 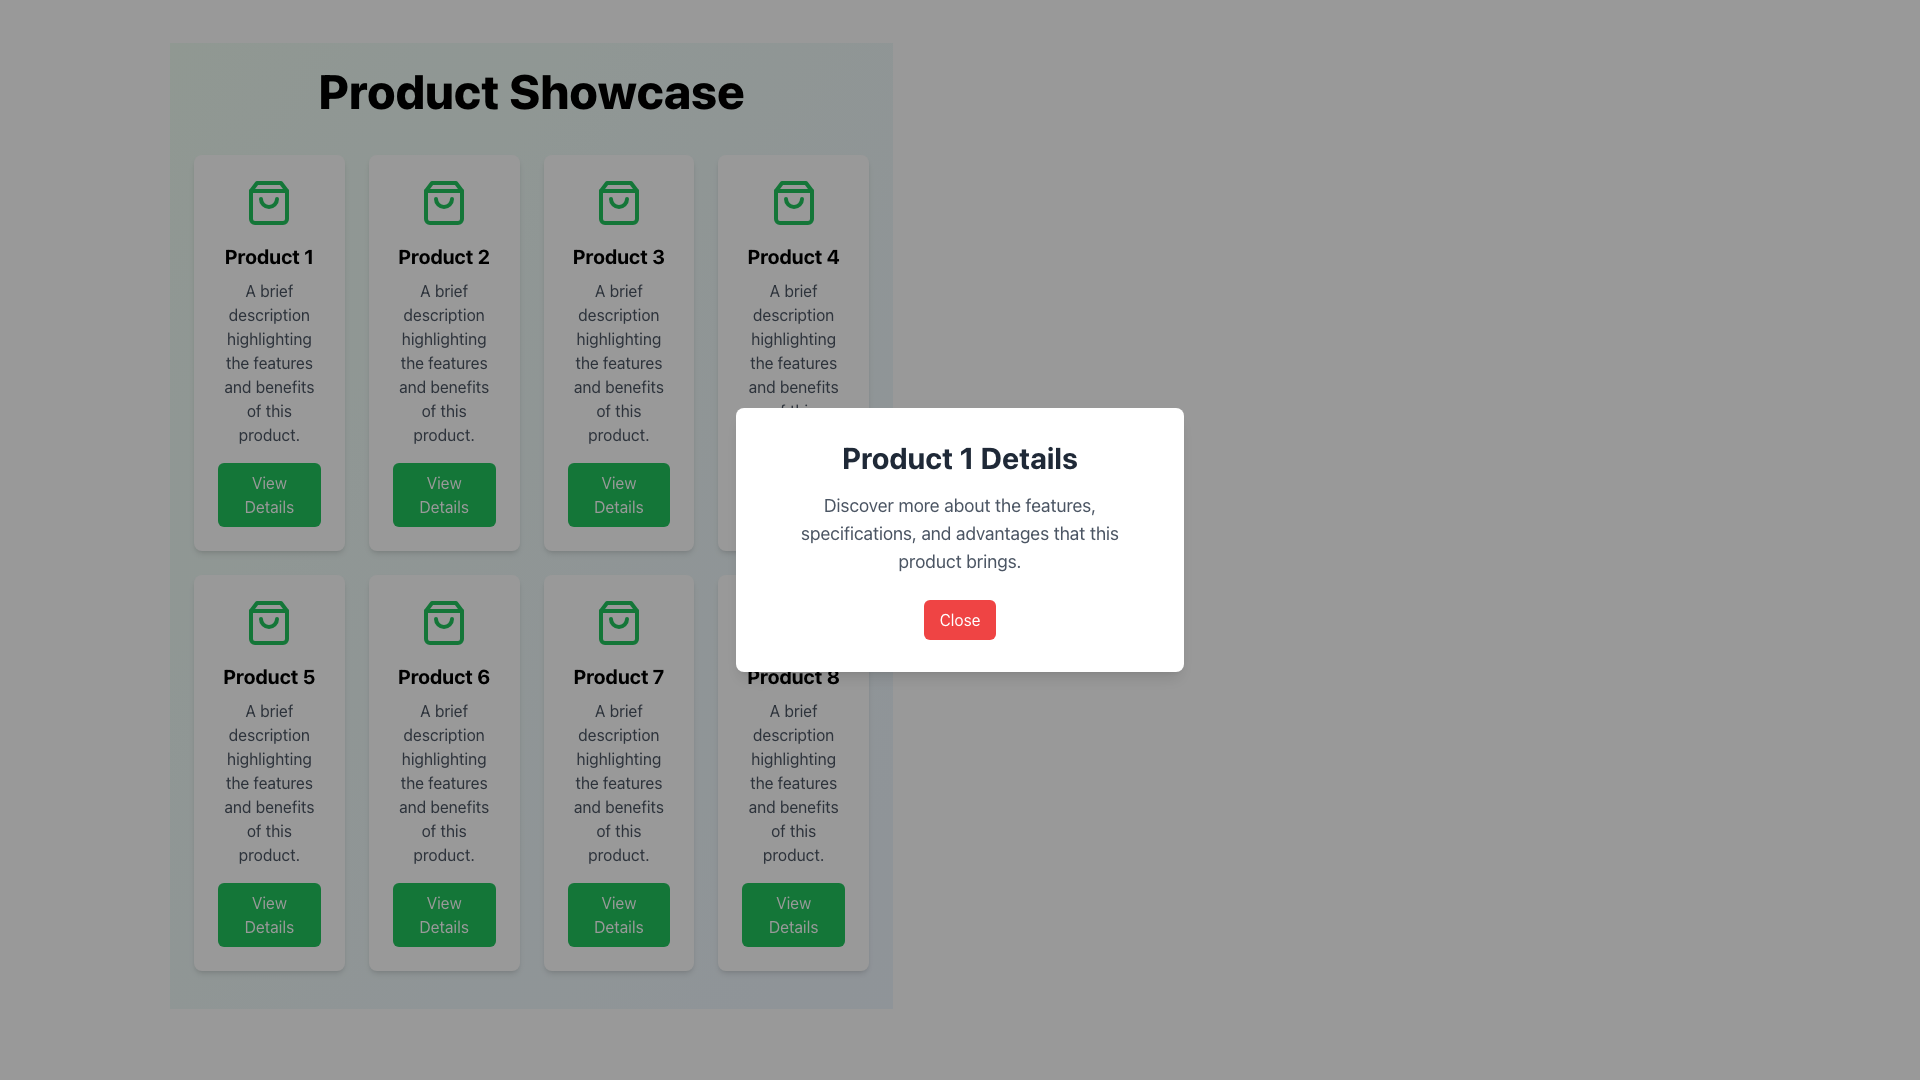 What do you see at coordinates (443, 622) in the screenshot?
I see `the shopping icon located at the center of the 'Product 6' card, which is positioned directly above the title 'Product 6' in the lower middle section of the grid` at bounding box center [443, 622].